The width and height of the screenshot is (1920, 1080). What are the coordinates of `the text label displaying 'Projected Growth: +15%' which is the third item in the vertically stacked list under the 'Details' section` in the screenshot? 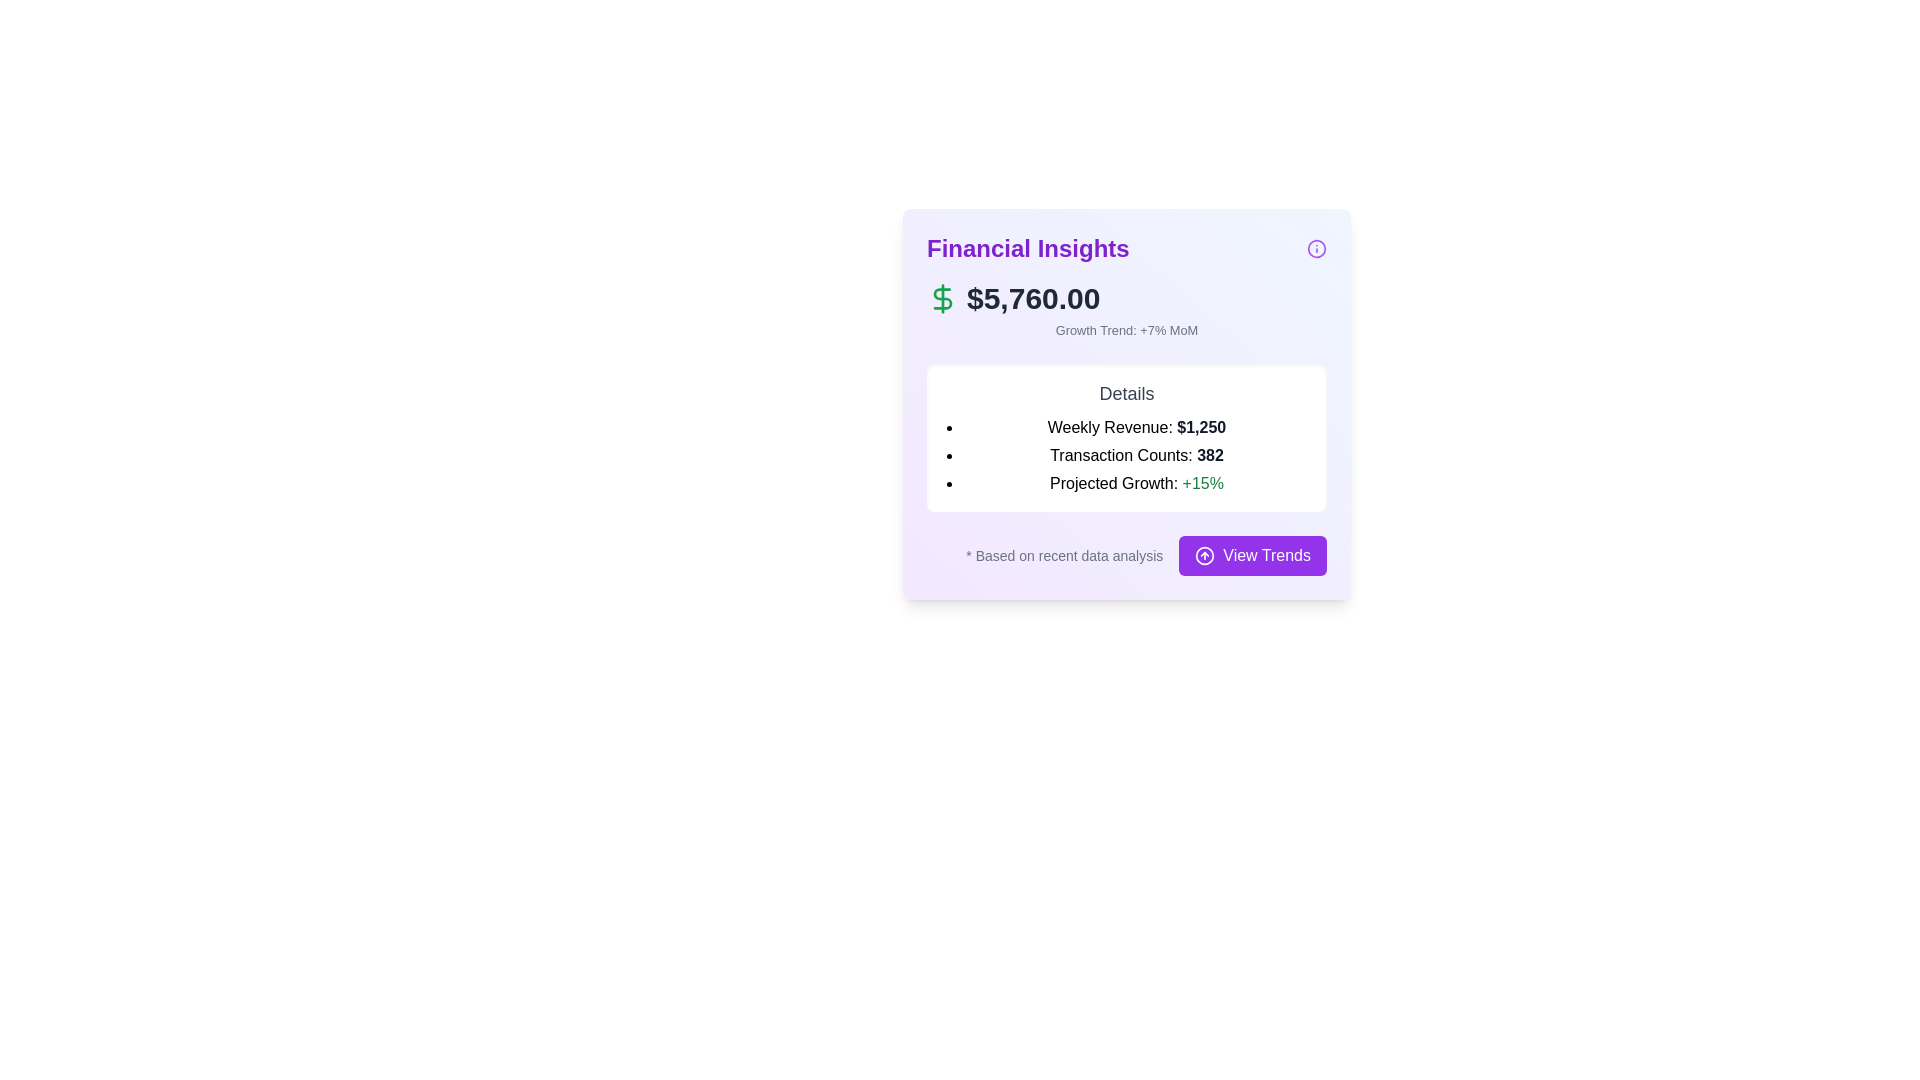 It's located at (1137, 483).